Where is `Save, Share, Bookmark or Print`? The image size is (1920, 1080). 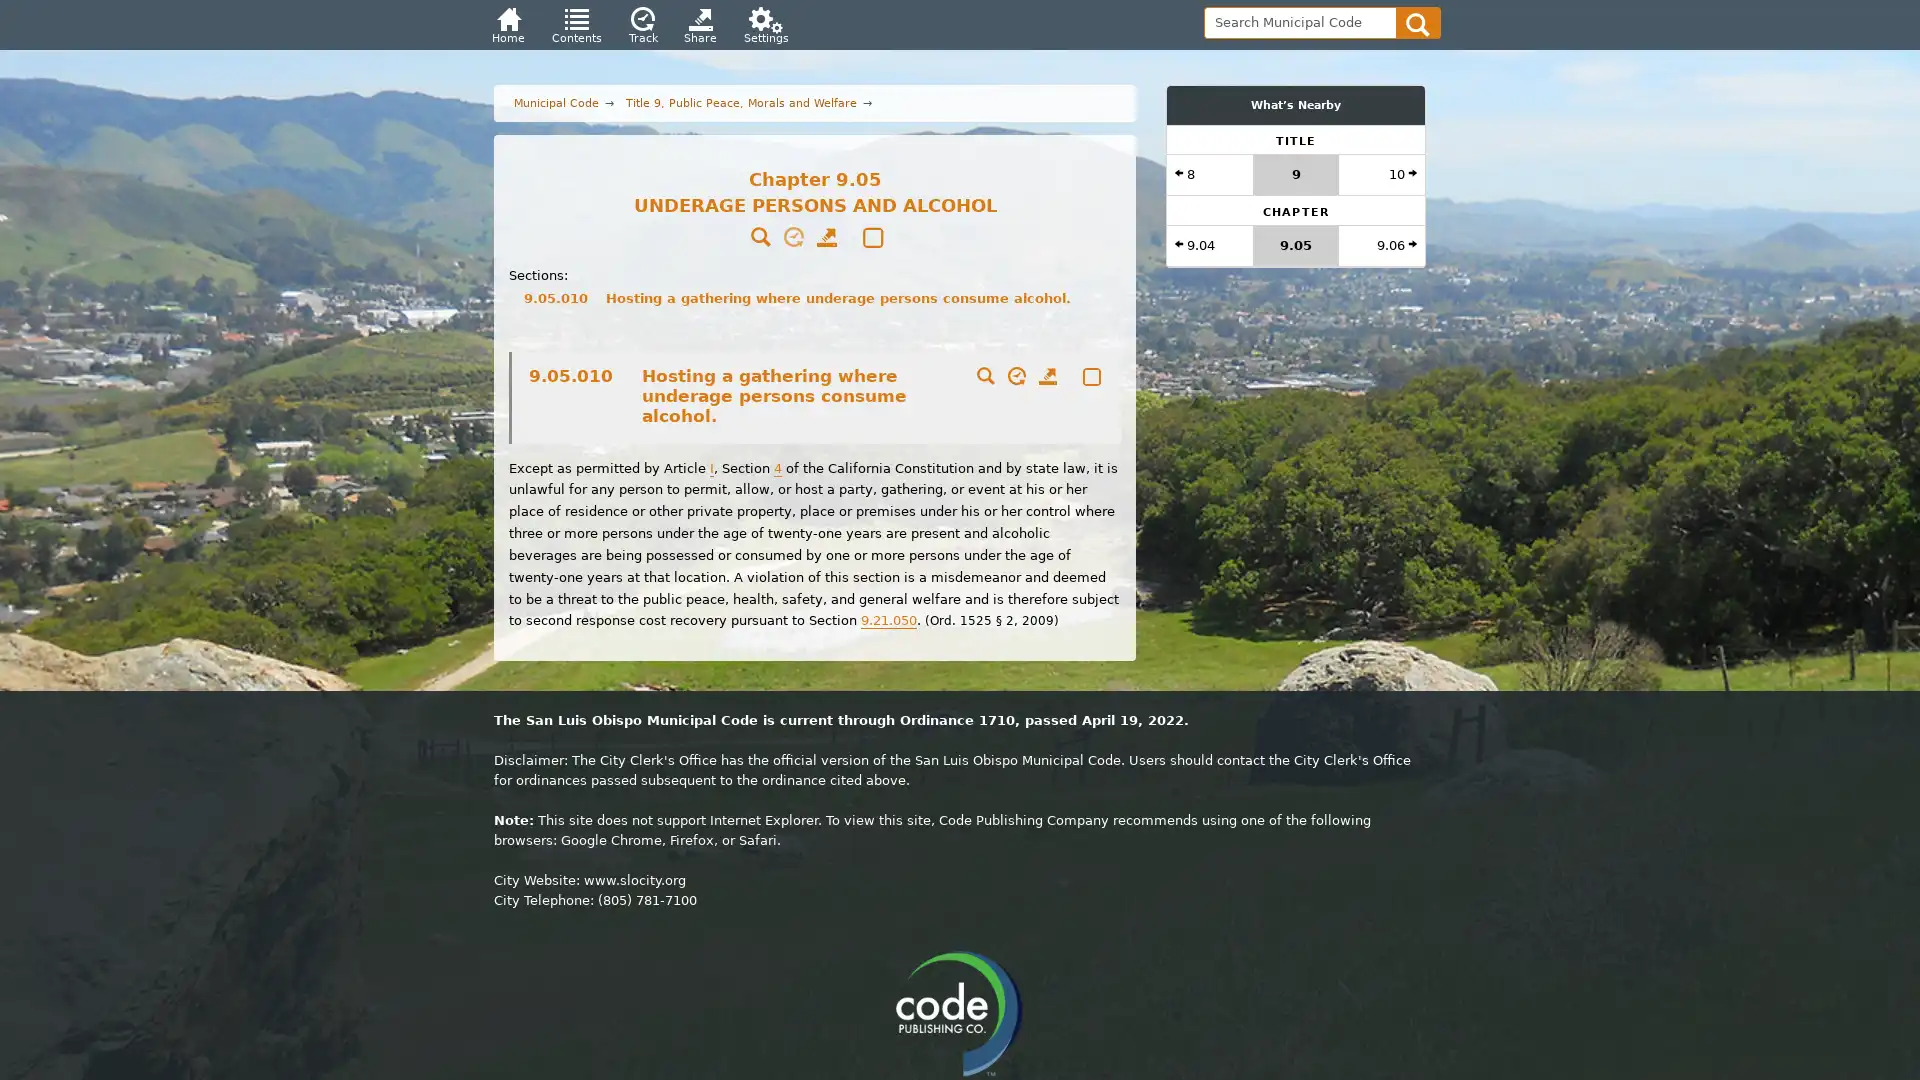
Save, Share, Bookmark or Print is located at coordinates (826, 237).